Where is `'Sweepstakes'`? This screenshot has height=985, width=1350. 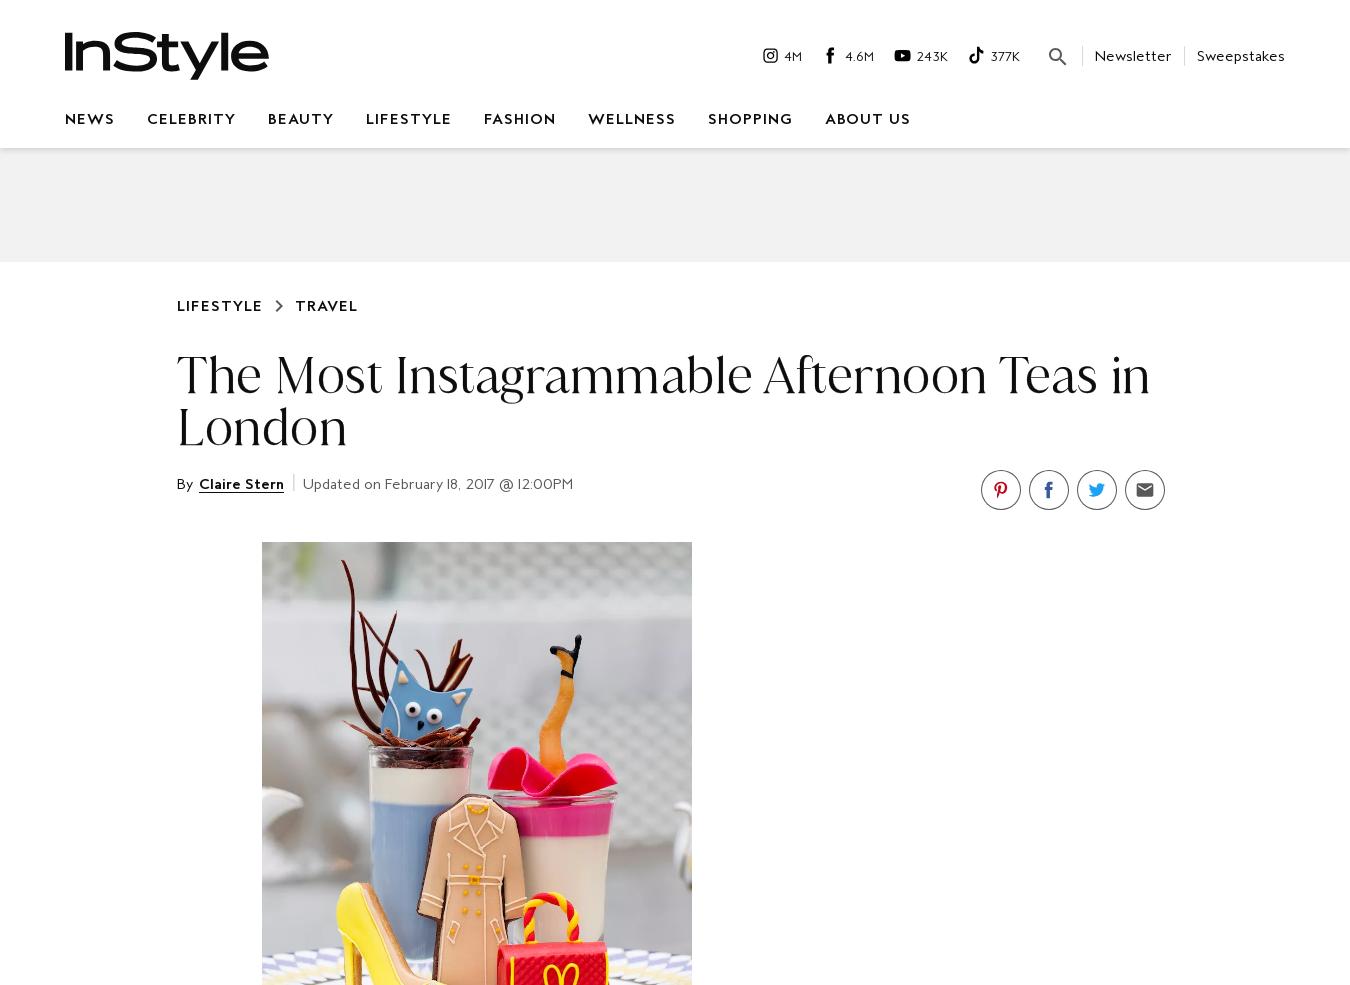 'Sweepstakes' is located at coordinates (1241, 53).